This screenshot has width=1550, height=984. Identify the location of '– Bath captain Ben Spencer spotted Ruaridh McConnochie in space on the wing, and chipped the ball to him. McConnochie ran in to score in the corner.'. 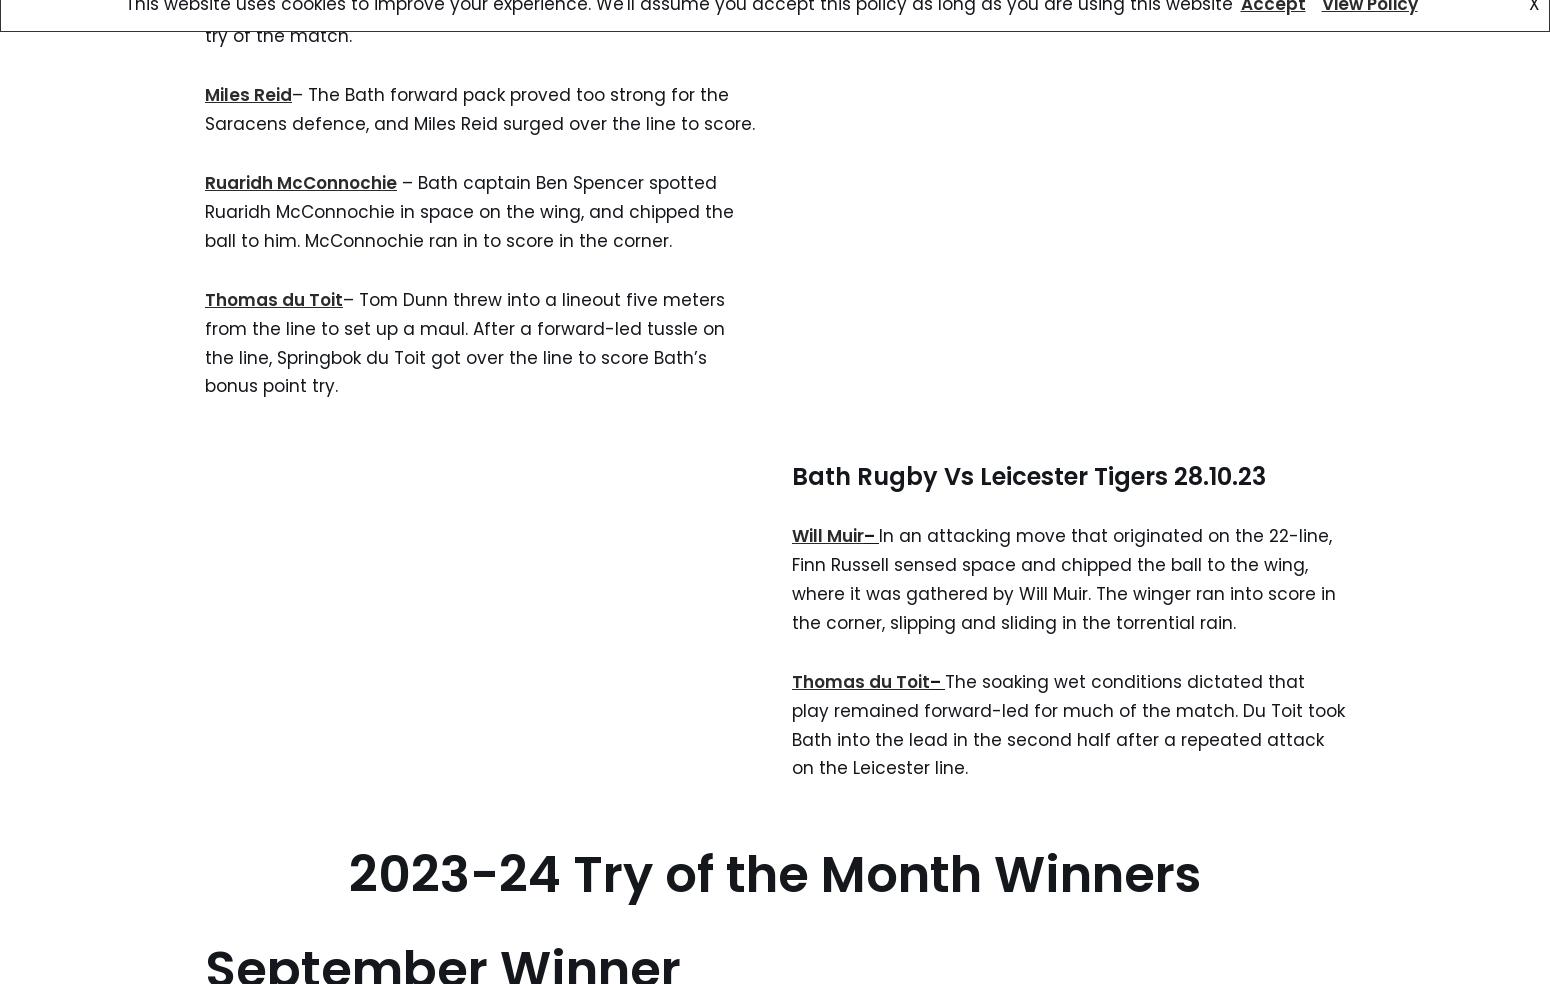
(468, 211).